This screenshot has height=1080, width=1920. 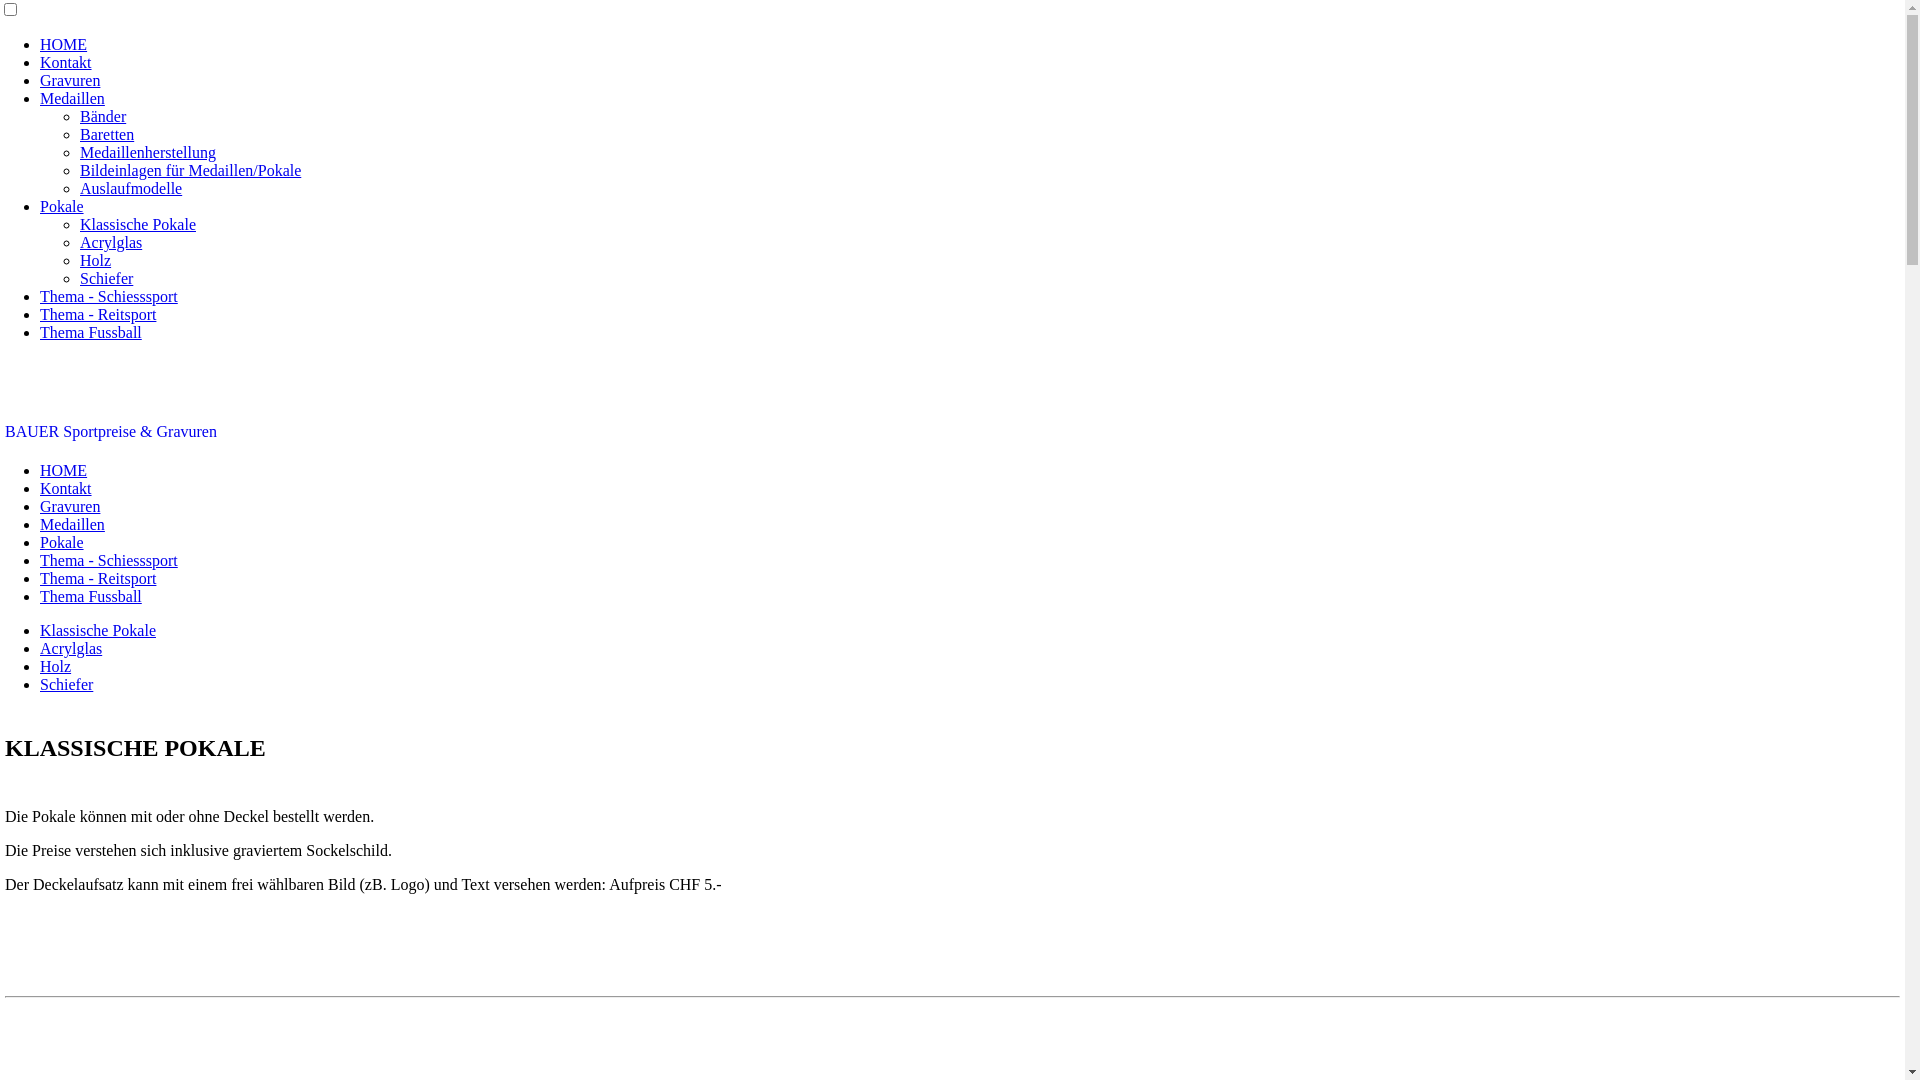 I want to click on 'Acrylglas', so click(x=109, y=241).